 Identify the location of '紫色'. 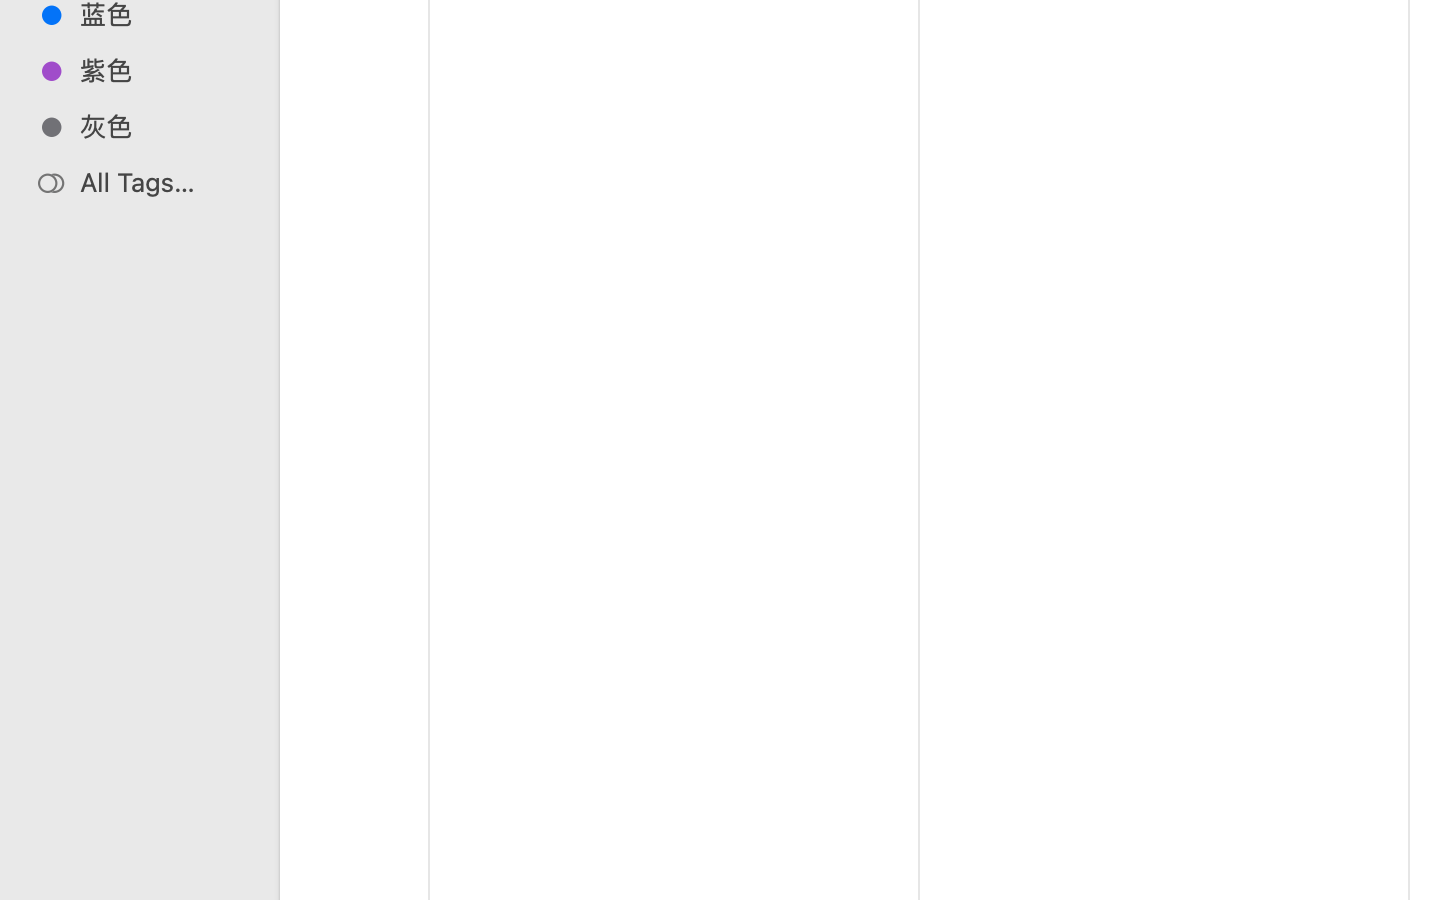
(159, 69).